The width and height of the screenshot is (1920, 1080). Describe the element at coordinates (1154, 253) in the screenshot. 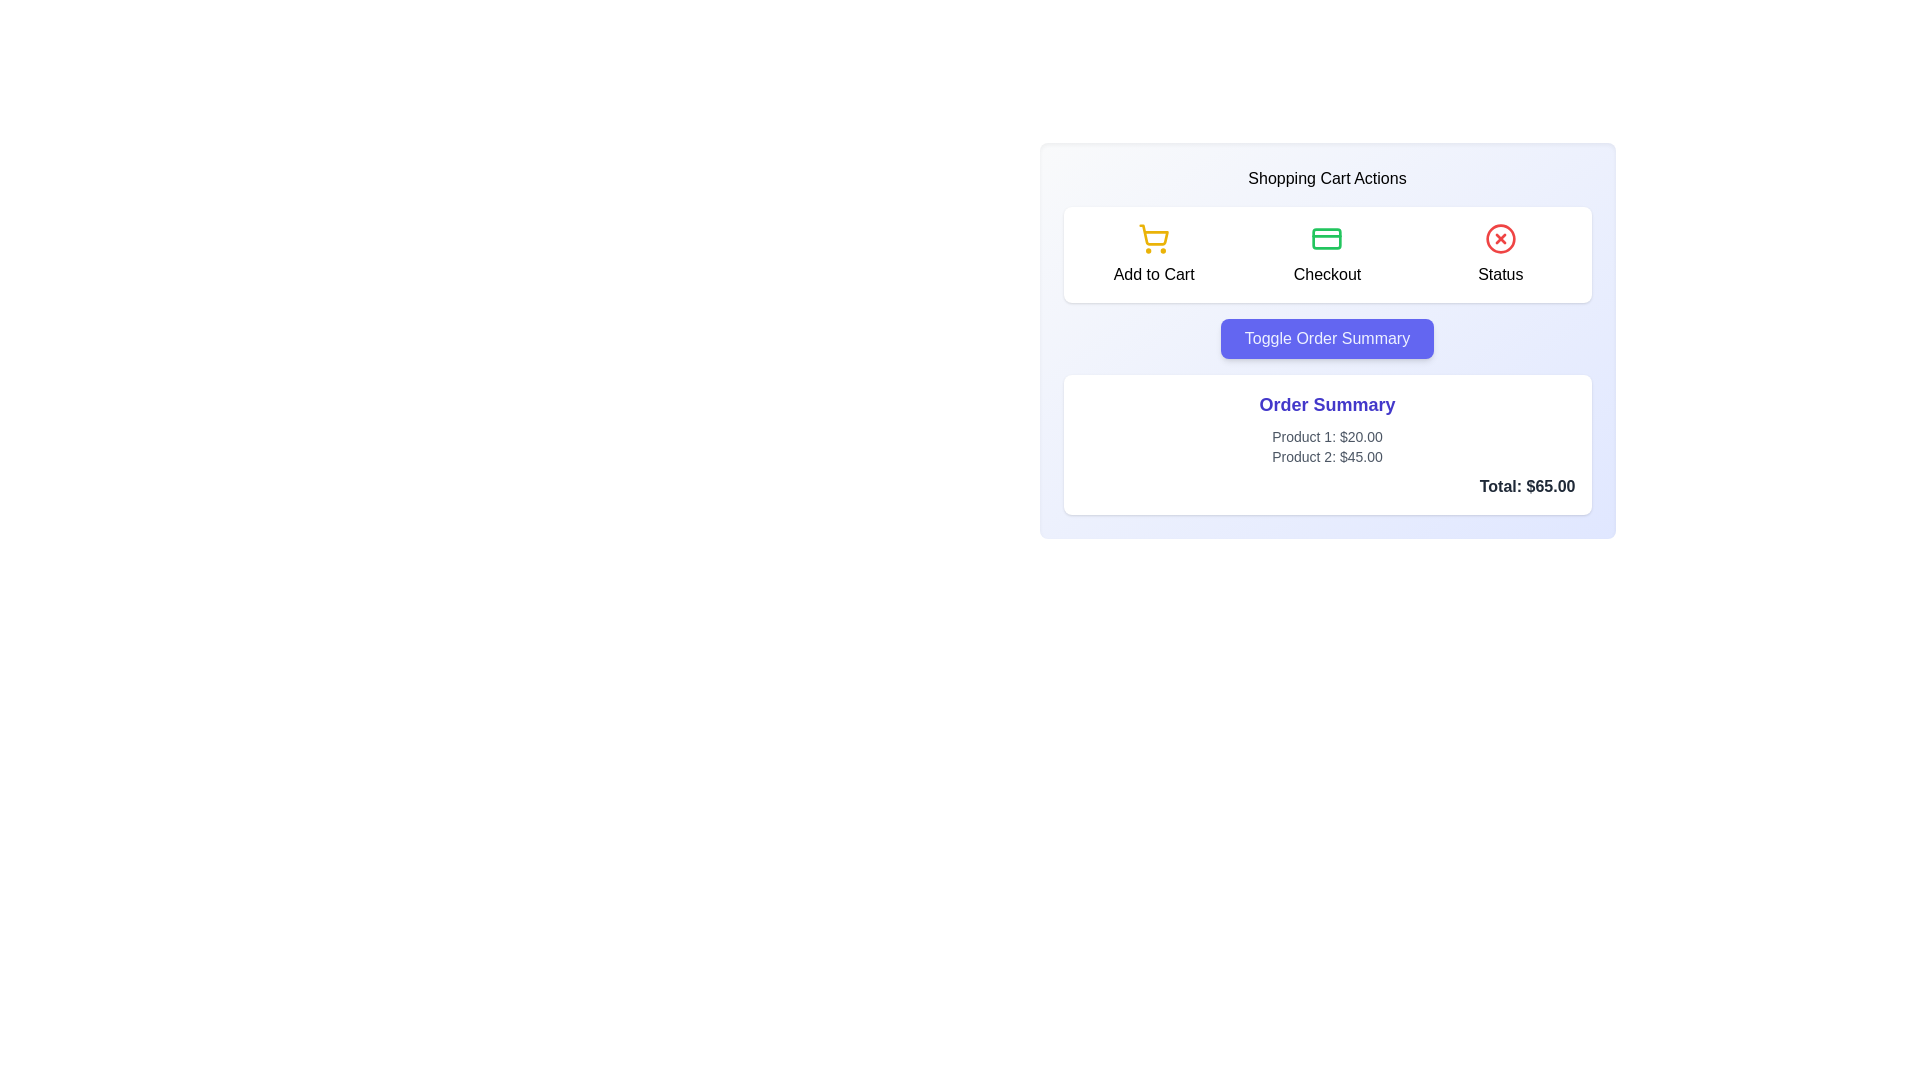

I see `the 'Add to Cart' button which features a yellow shopping cart icon and the text below it` at that location.